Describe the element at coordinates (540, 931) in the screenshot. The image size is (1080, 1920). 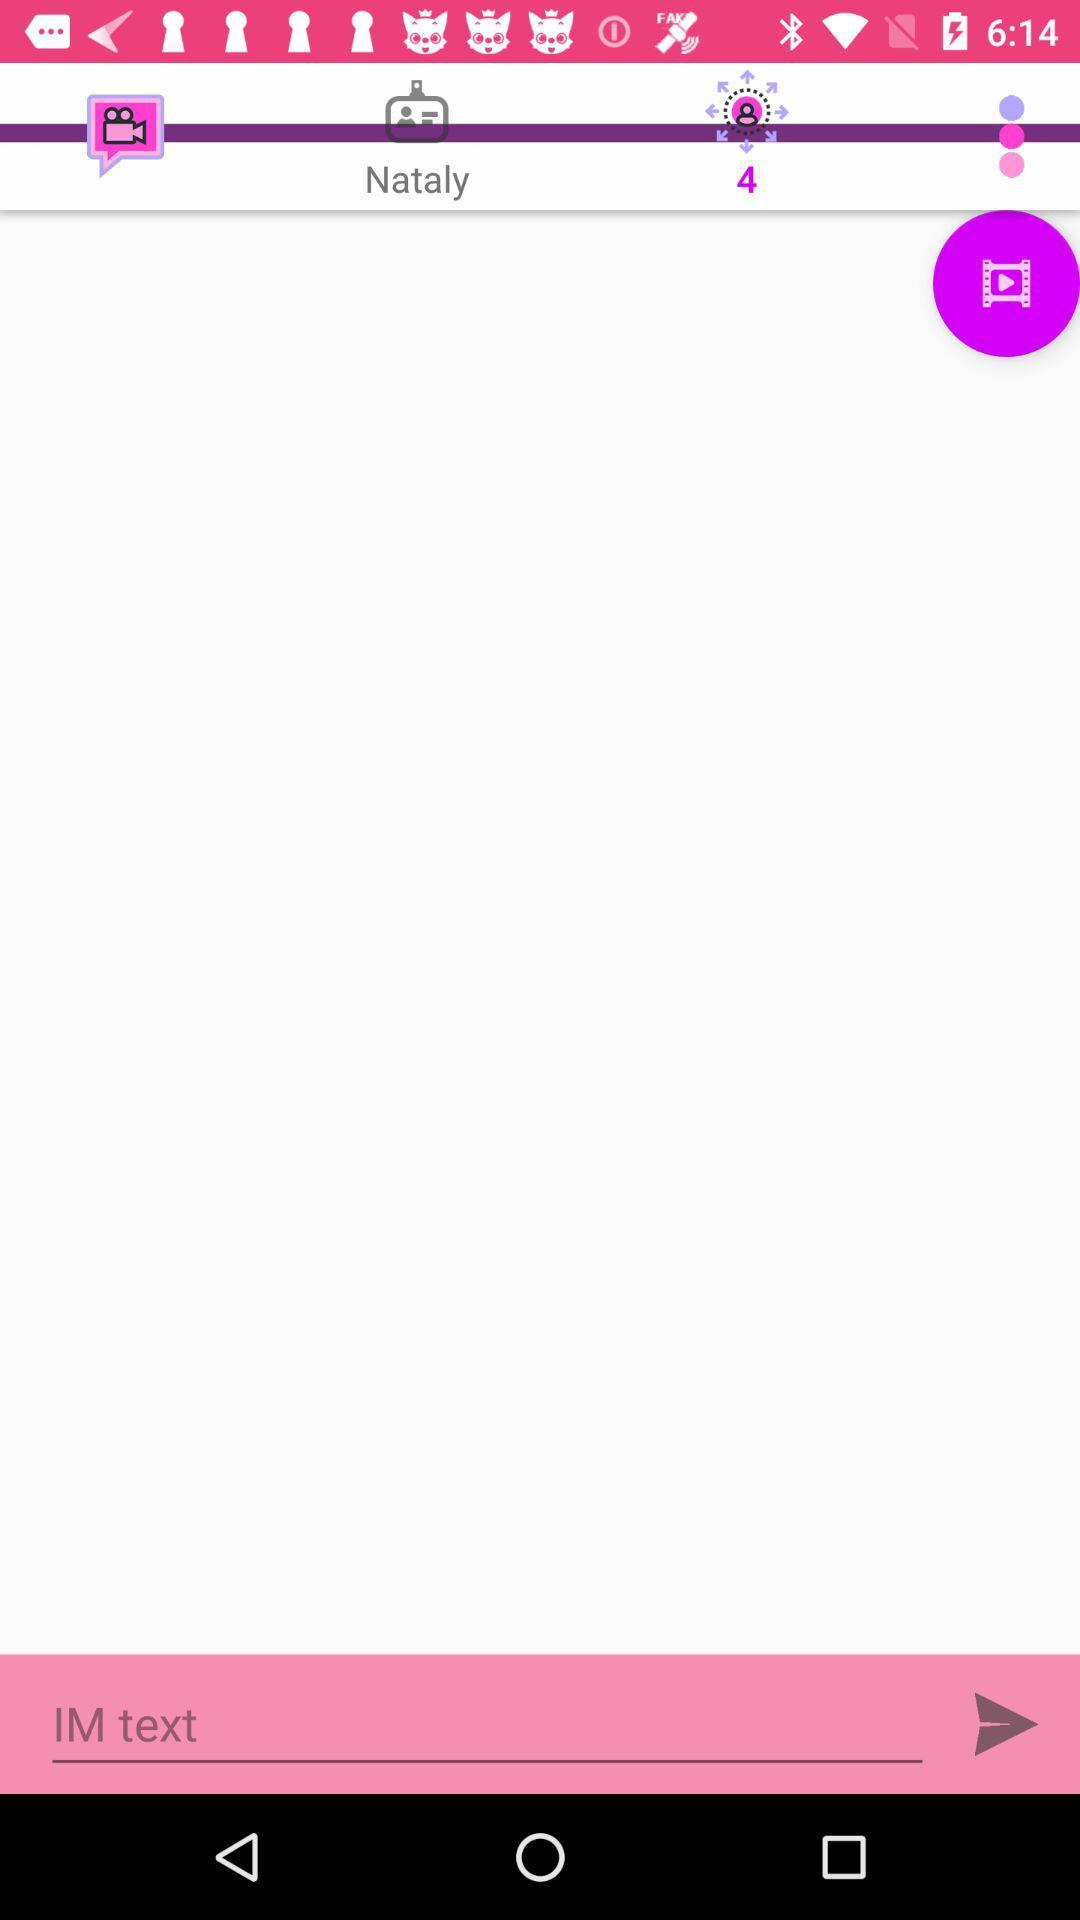
I see `empty image` at that location.